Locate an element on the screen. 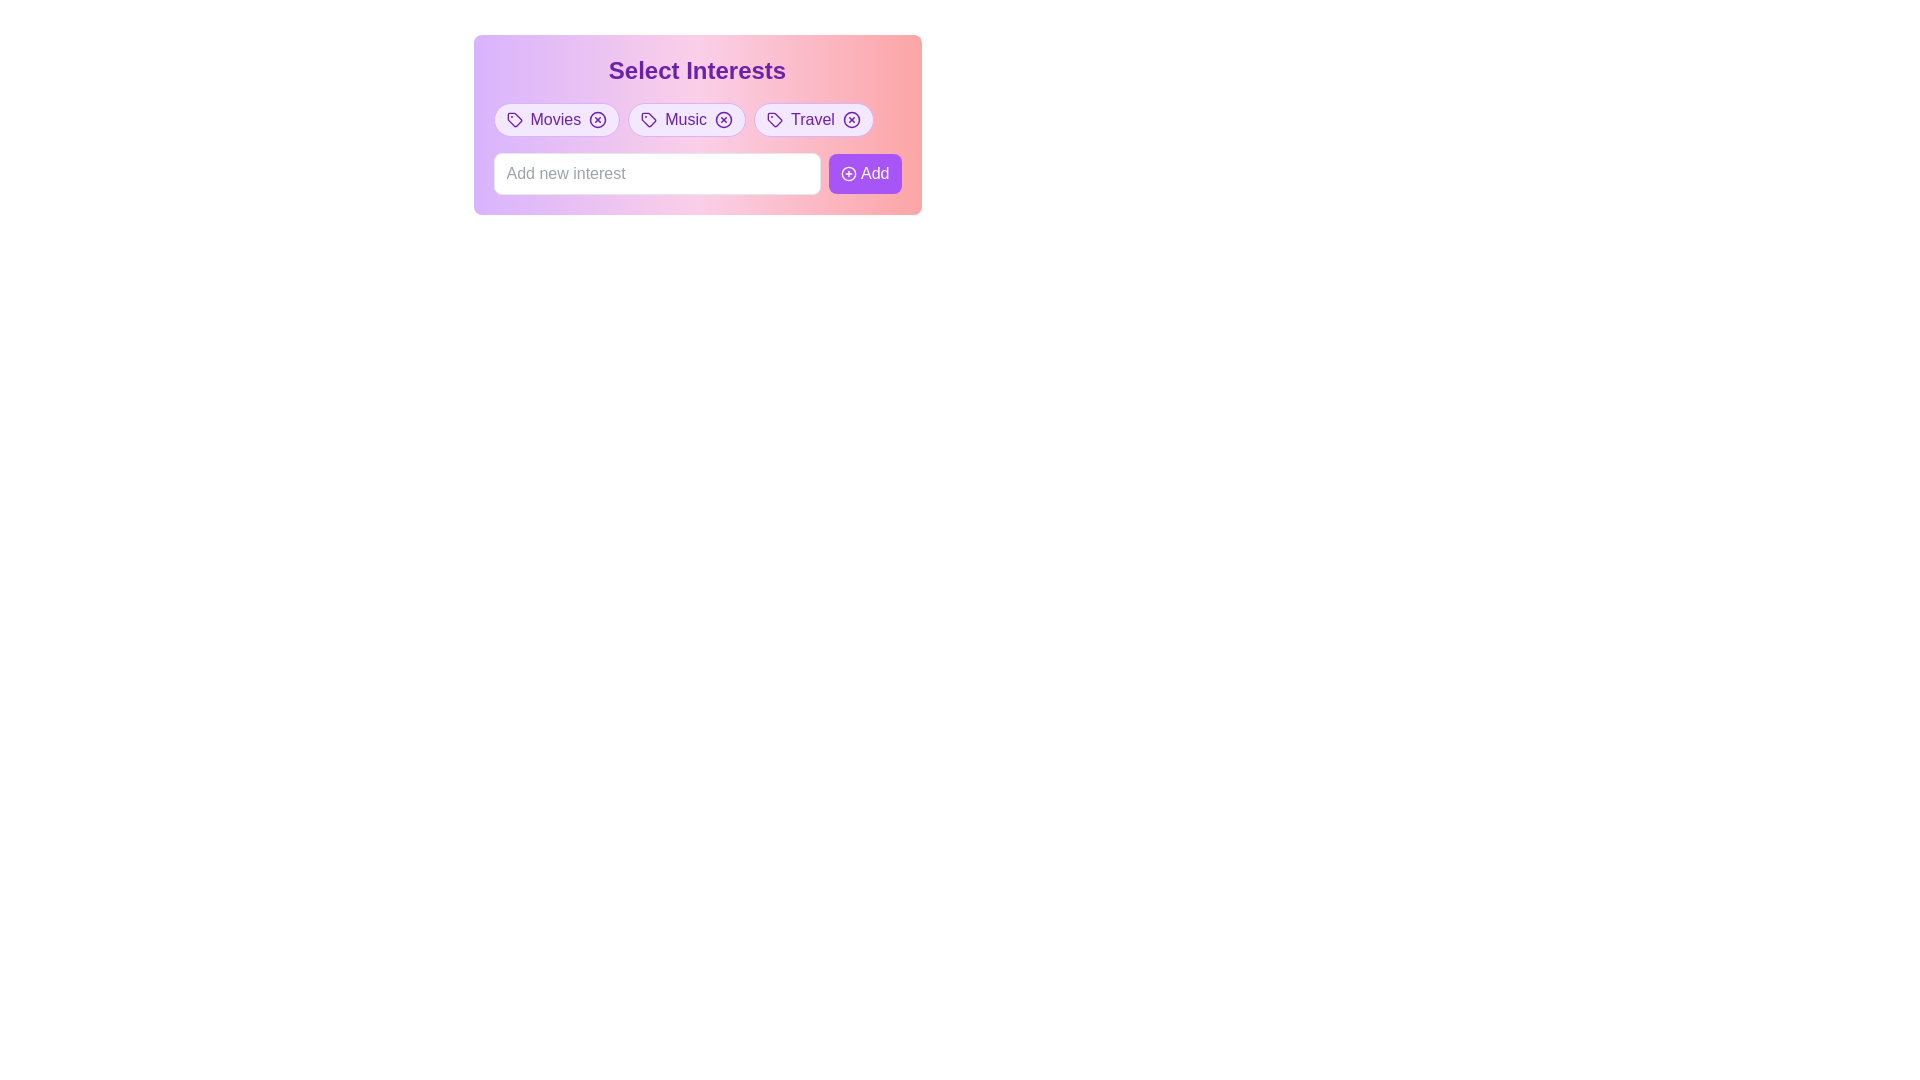  the close button on the third pill-shaped tag labeled 'Travel' is located at coordinates (813, 119).